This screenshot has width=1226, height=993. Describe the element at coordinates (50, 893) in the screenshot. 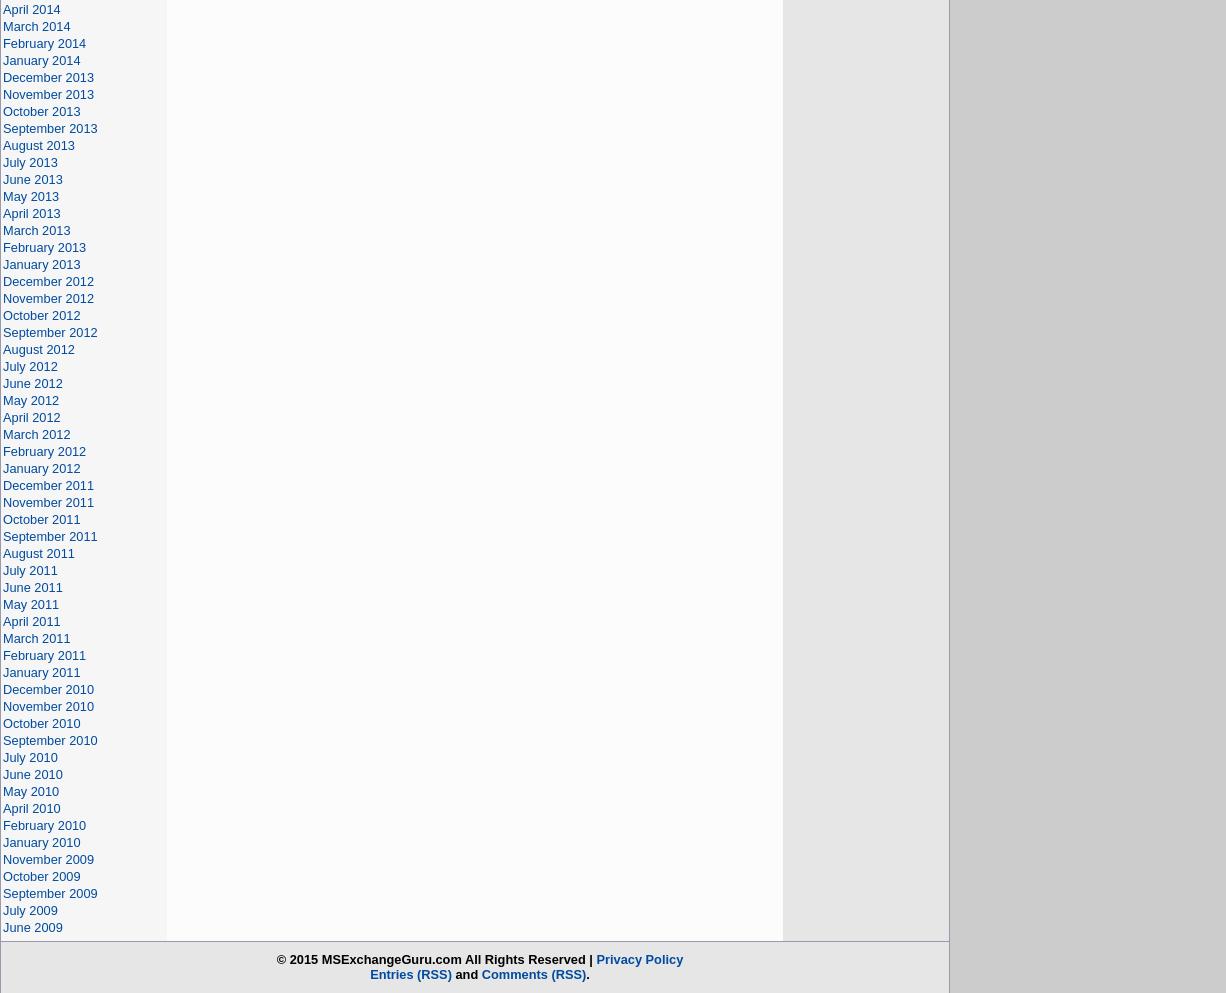

I see `'September 2009'` at that location.